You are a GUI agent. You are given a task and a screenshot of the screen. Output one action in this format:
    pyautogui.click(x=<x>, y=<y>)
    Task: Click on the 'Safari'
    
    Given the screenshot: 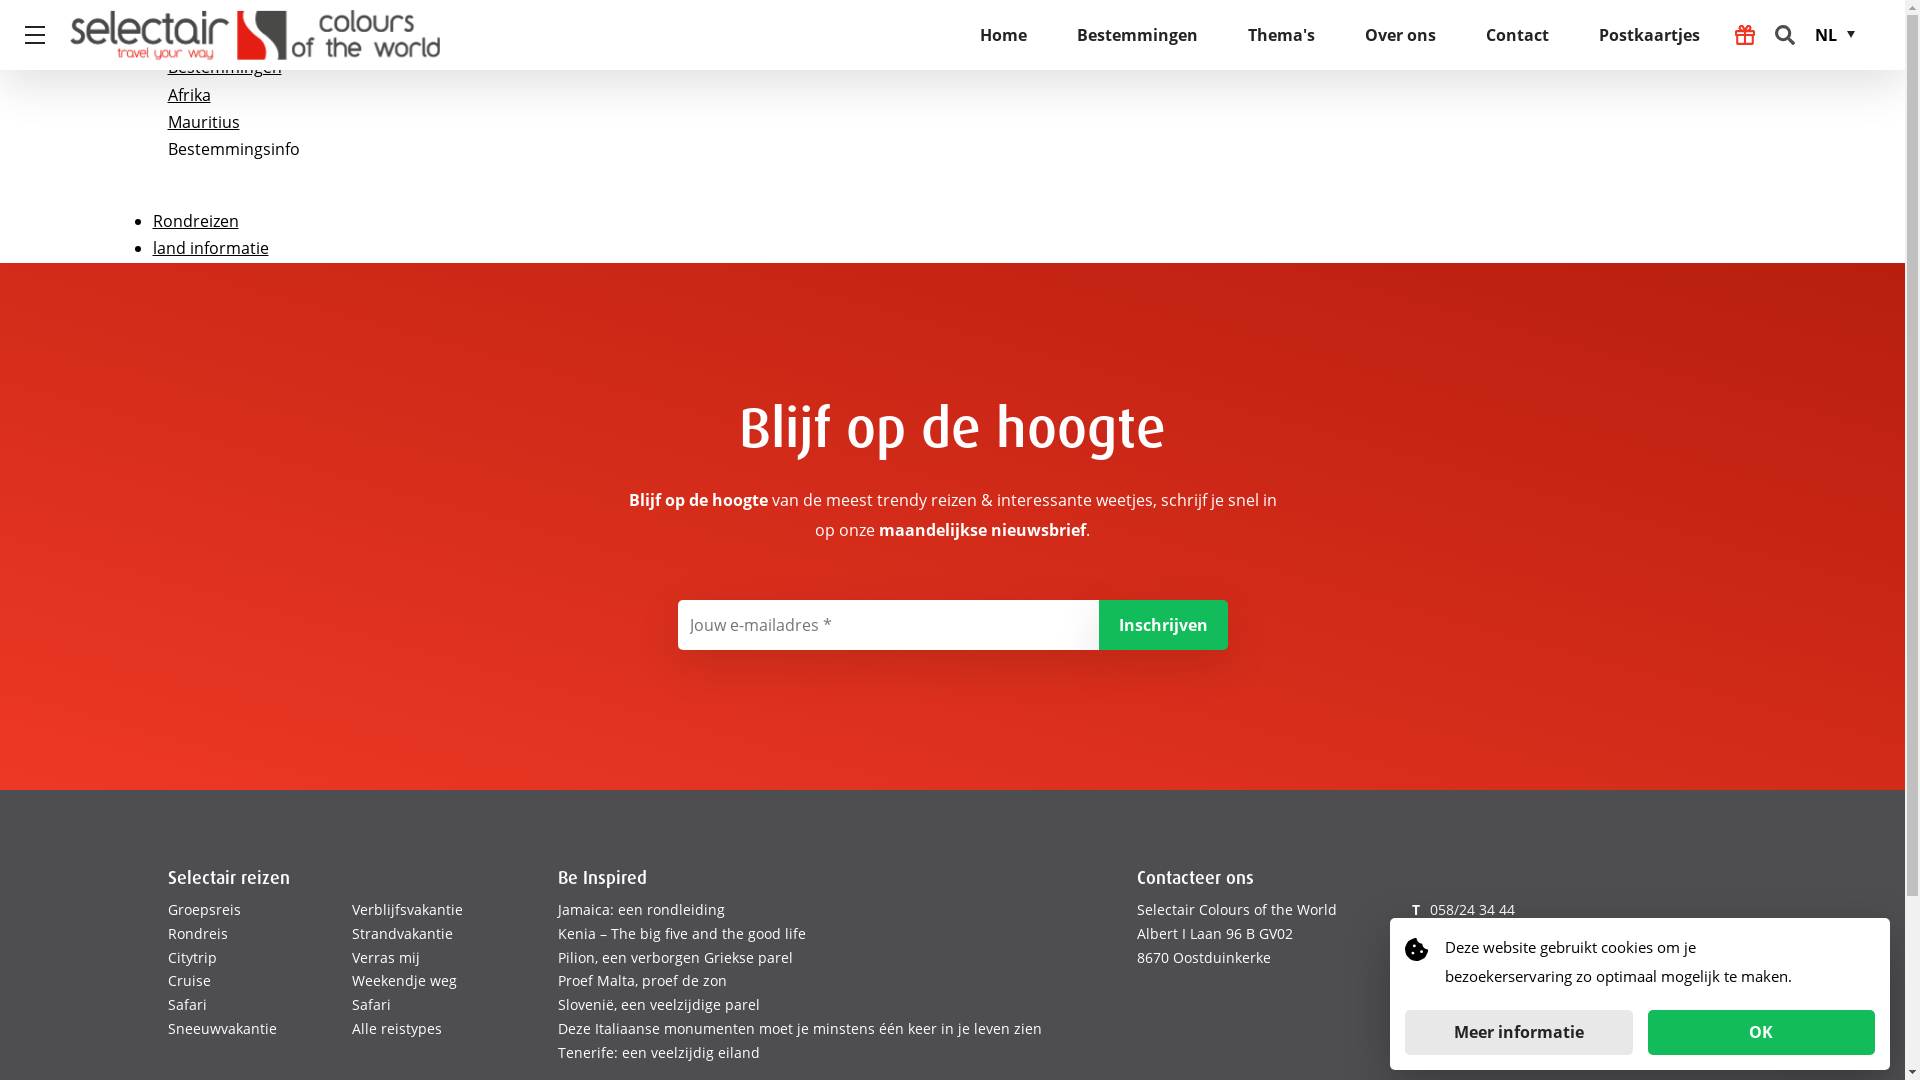 What is the action you would take?
    pyautogui.click(x=371, y=1004)
    